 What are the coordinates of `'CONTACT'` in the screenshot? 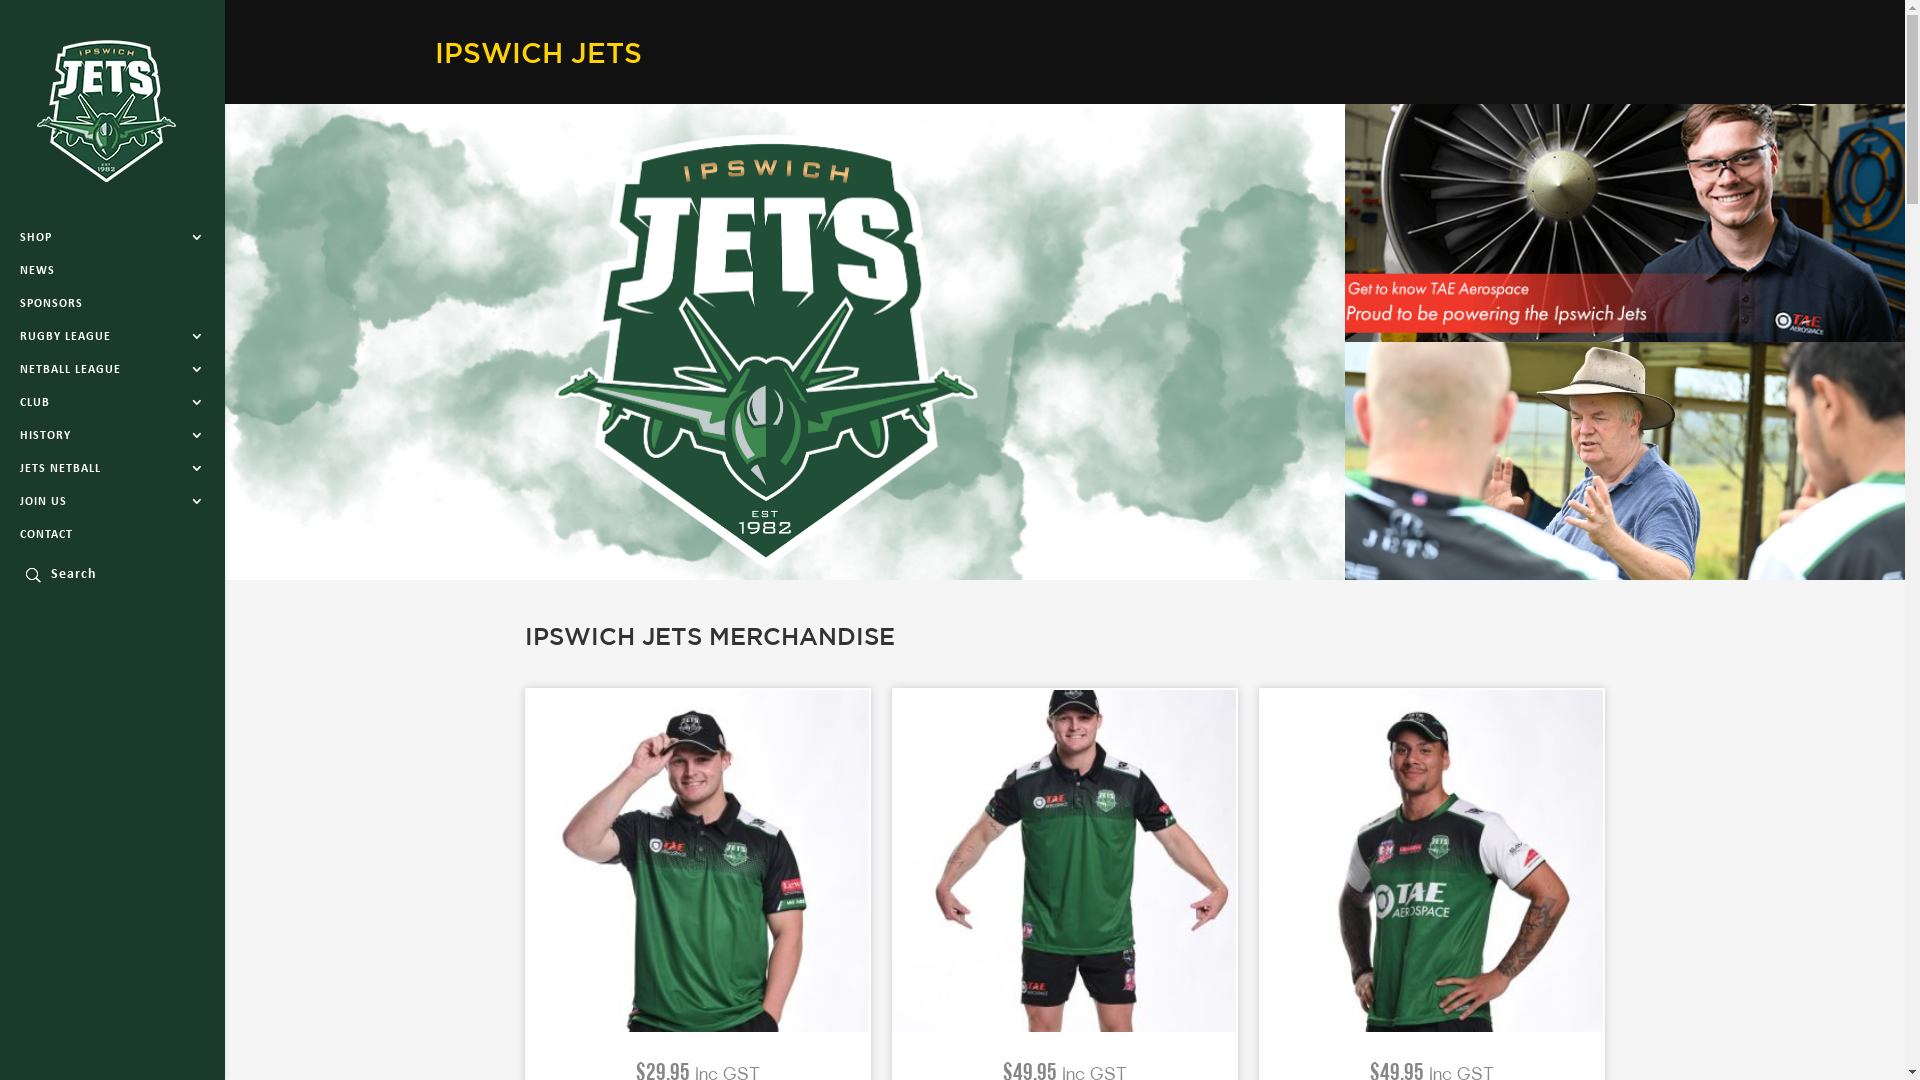 It's located at (111, 534).